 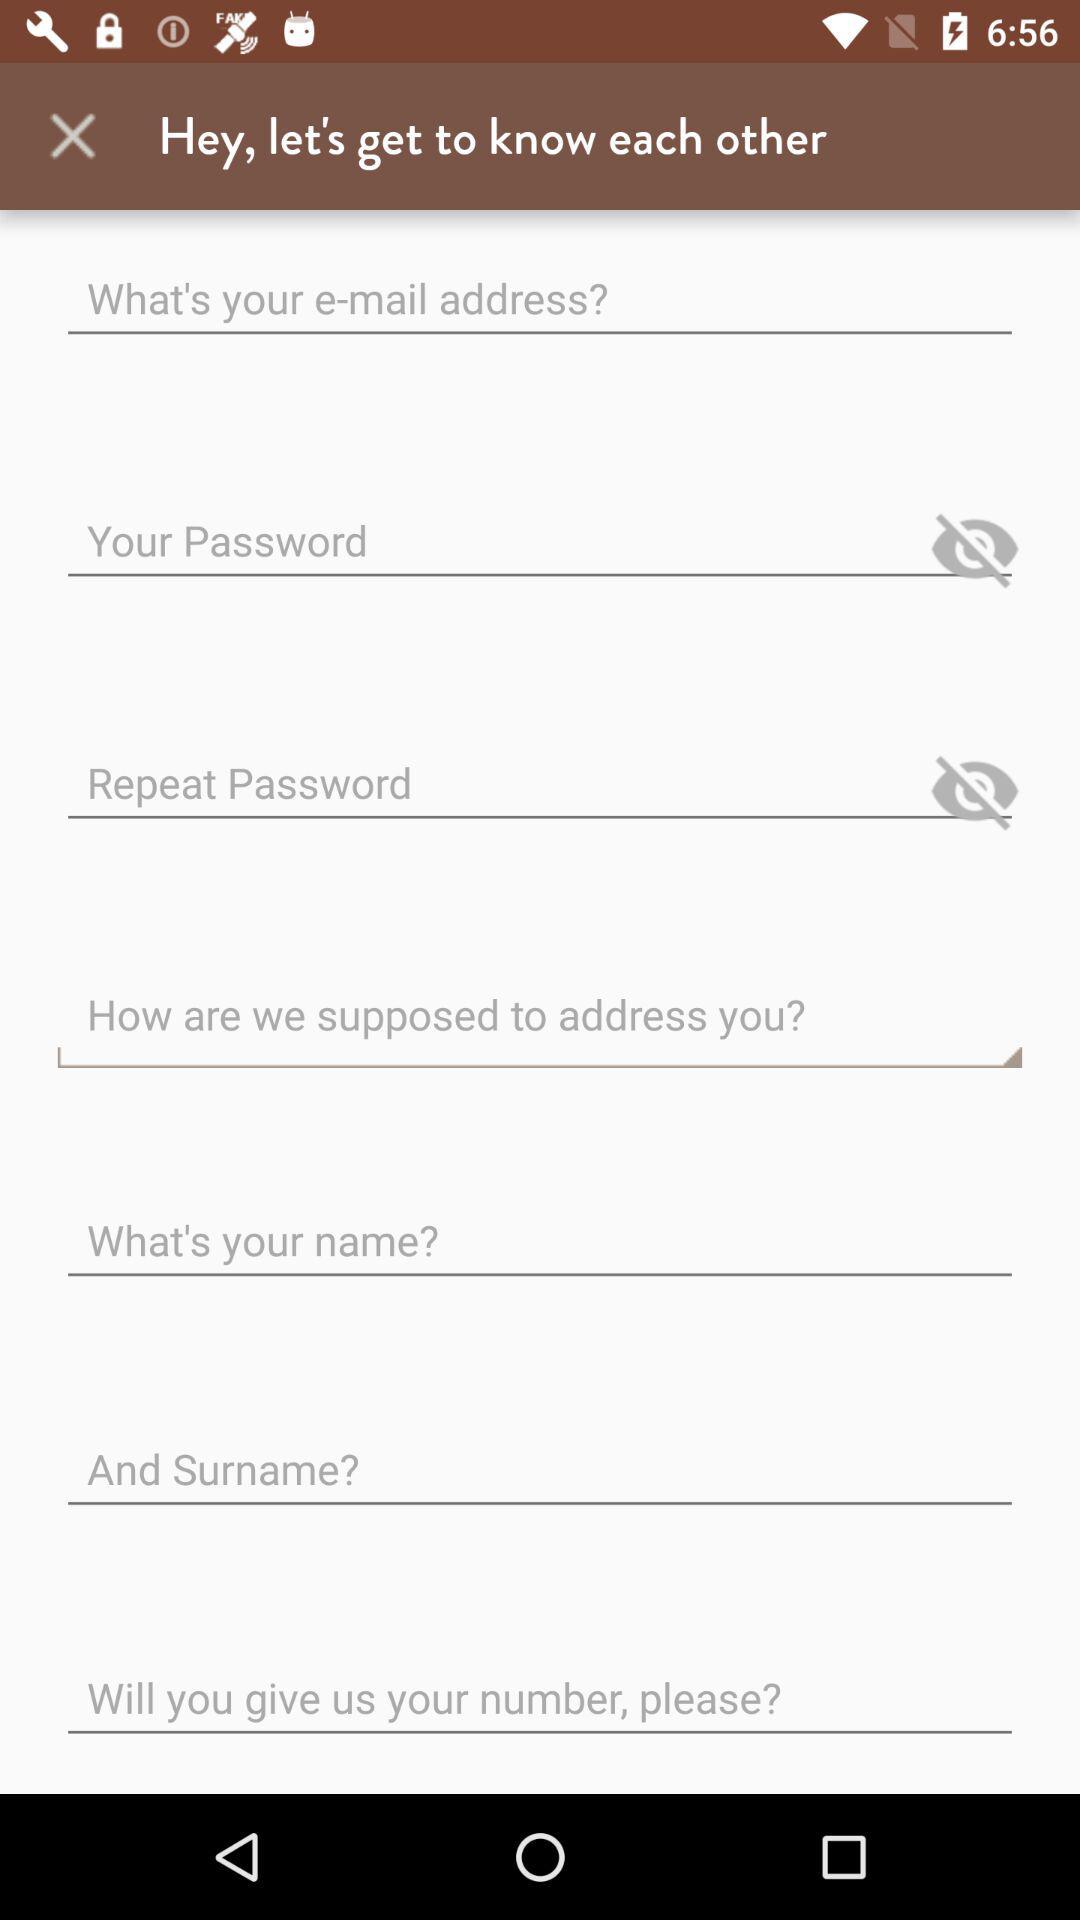 What do you see at coordinates (72, 135) in the screenshot?
I see `item to the left of hey let s item` at bounding box center [72, 135].